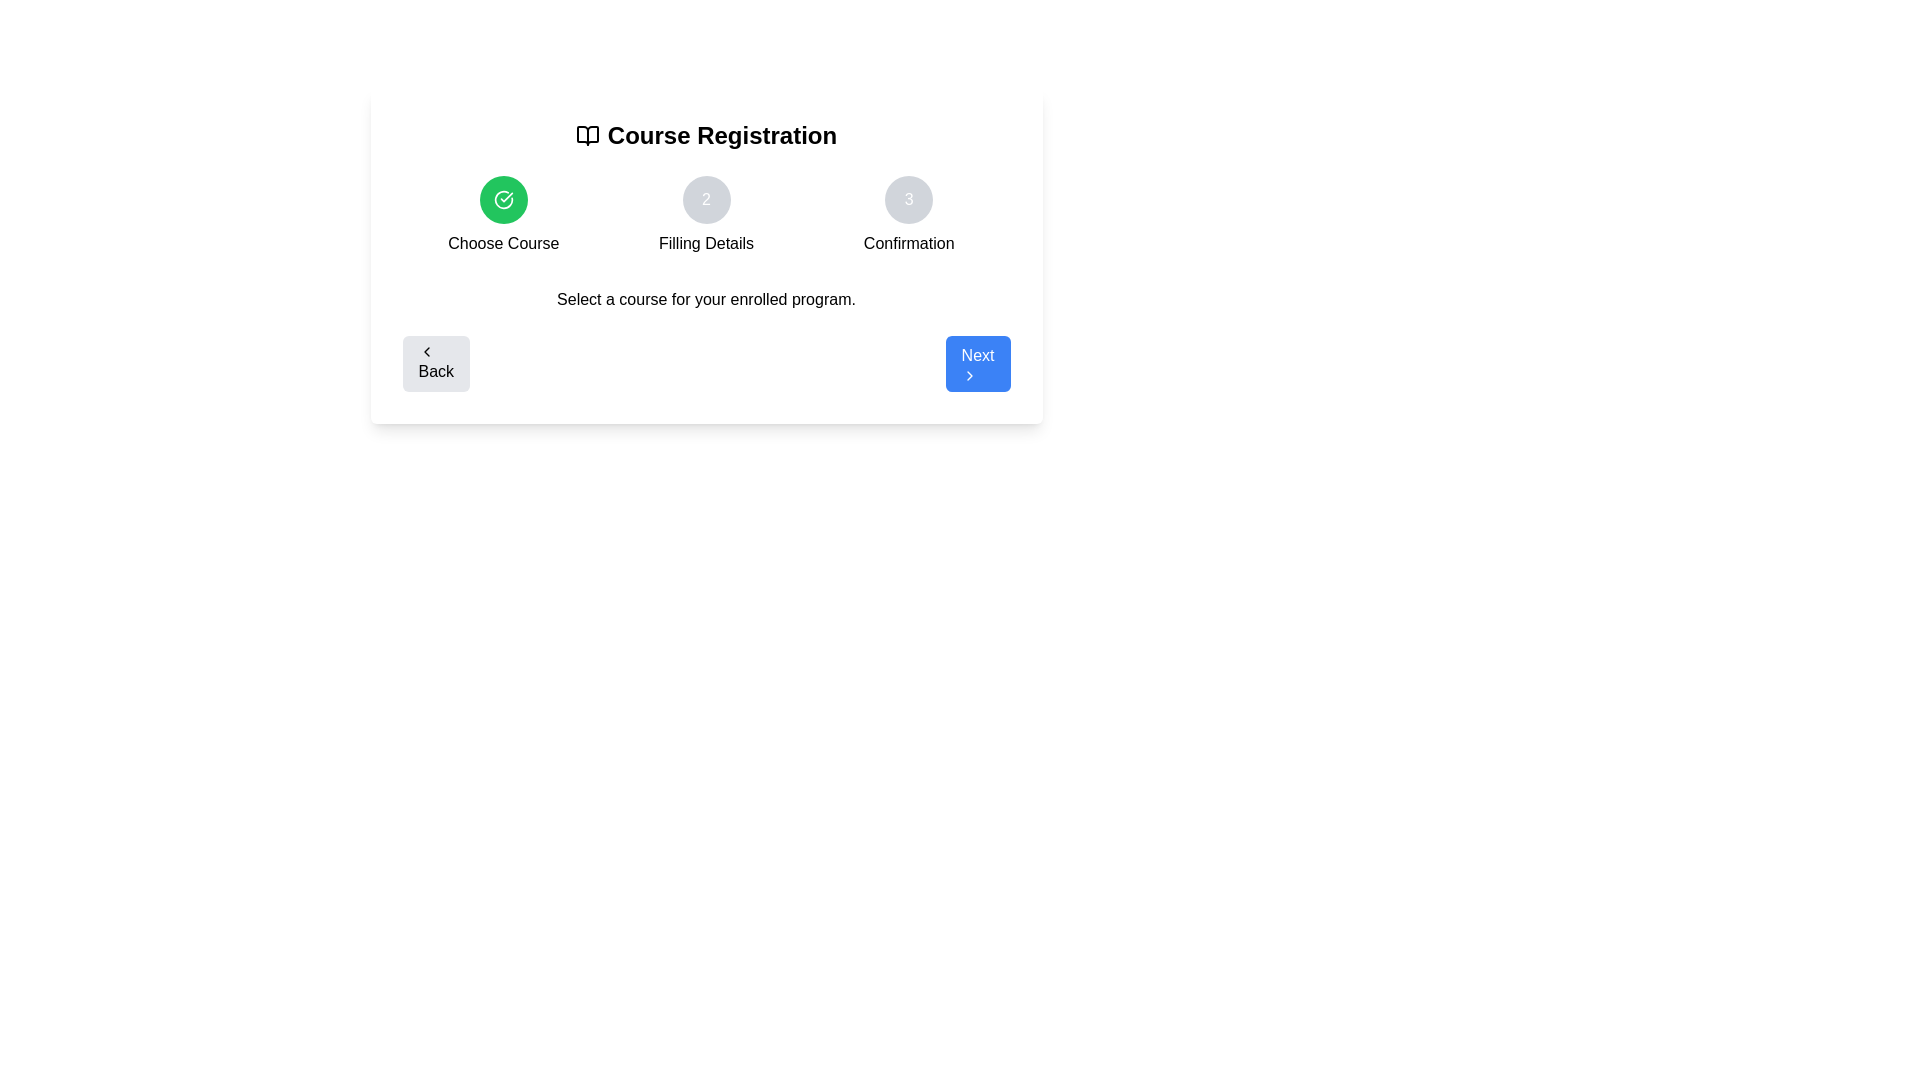 Image resolution: width=1920 pixels, height=1080 pixels. Describe the element at coordinates (908, 200) in the screenshot. I see `the circular button with a gray fill and the number '3' centered in white lettering, located in the 'Confirmation' step of the process flow` at that location.